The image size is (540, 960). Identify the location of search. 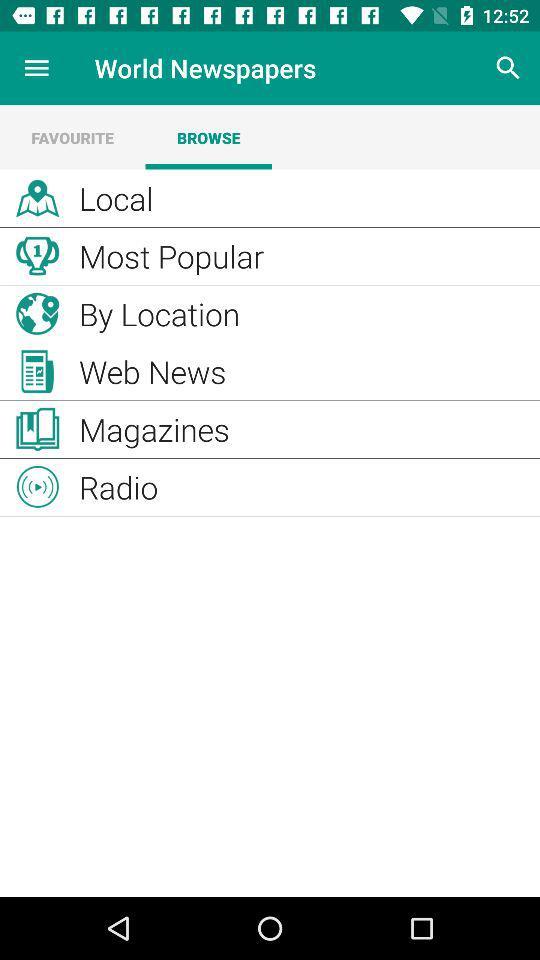
(508, 68).